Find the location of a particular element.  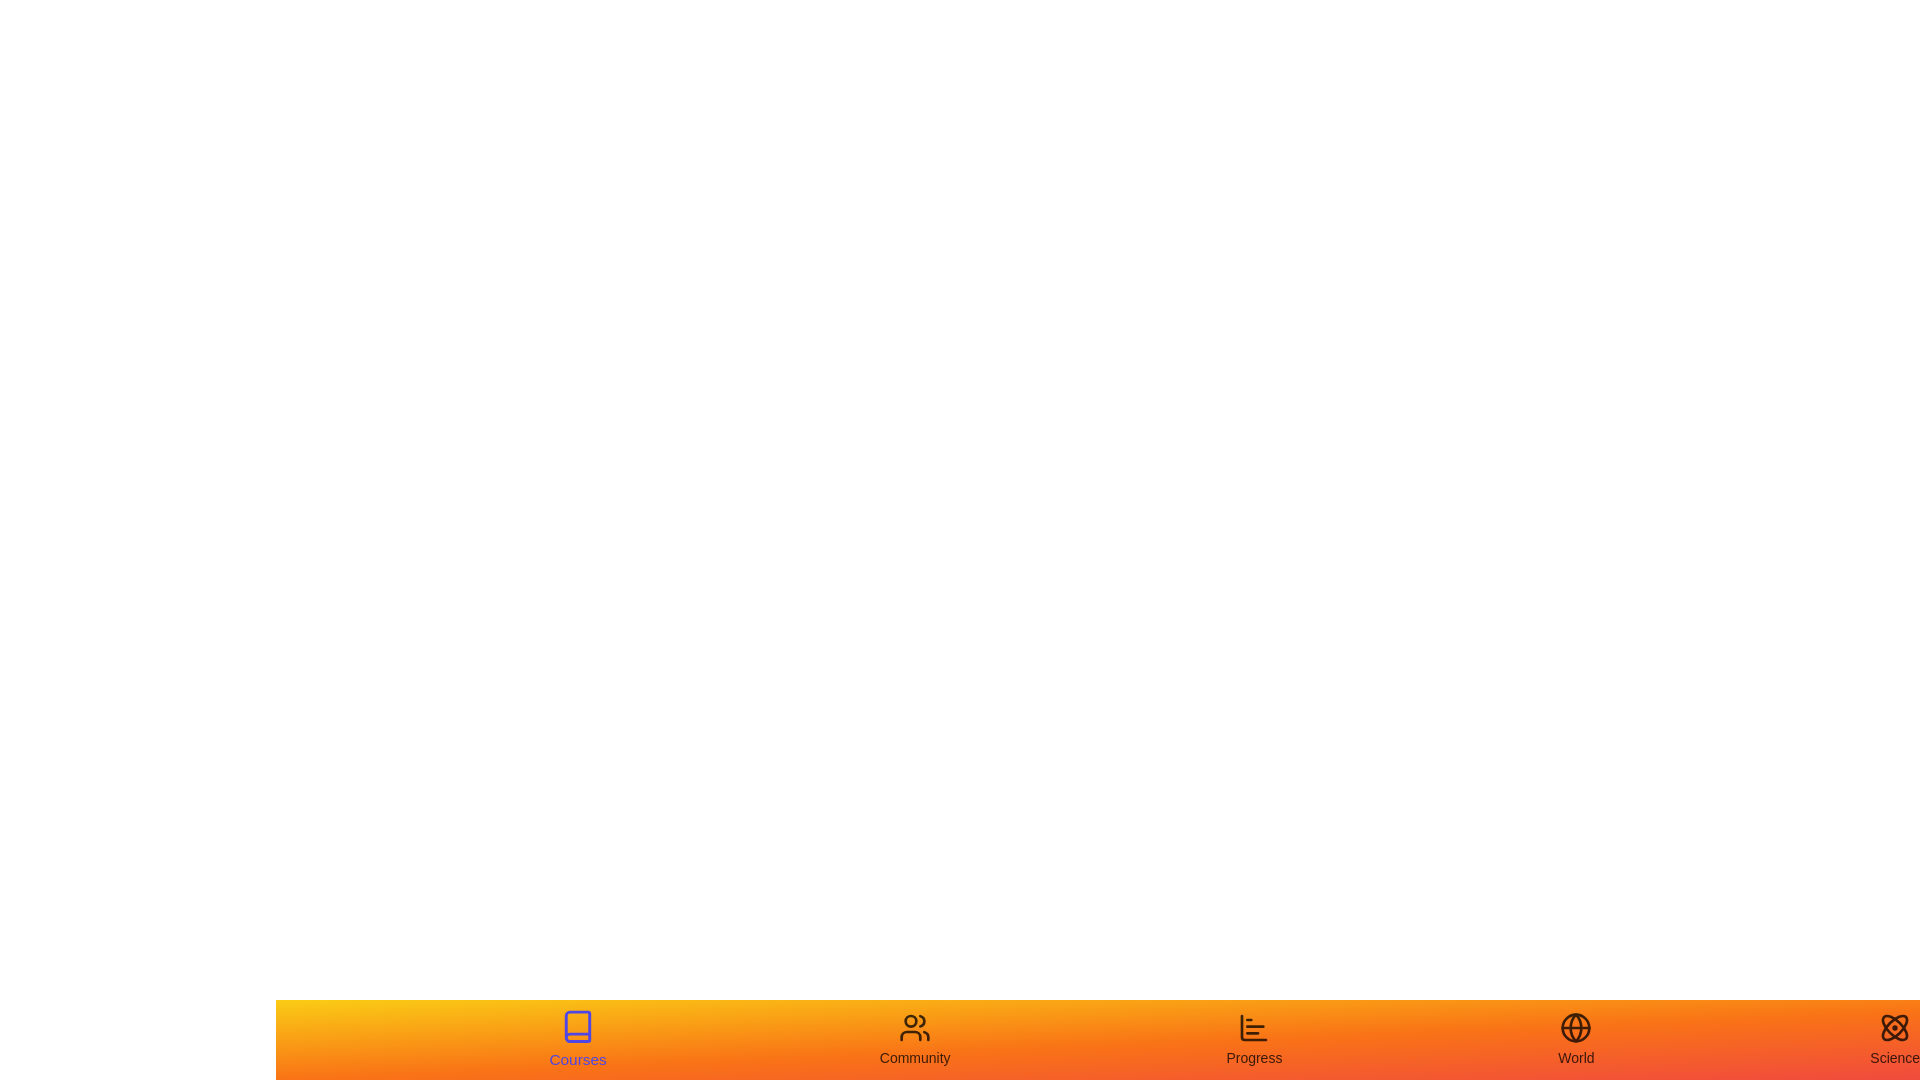

the Courses tab to view its hover effect is located at coordinates (576, 1039).